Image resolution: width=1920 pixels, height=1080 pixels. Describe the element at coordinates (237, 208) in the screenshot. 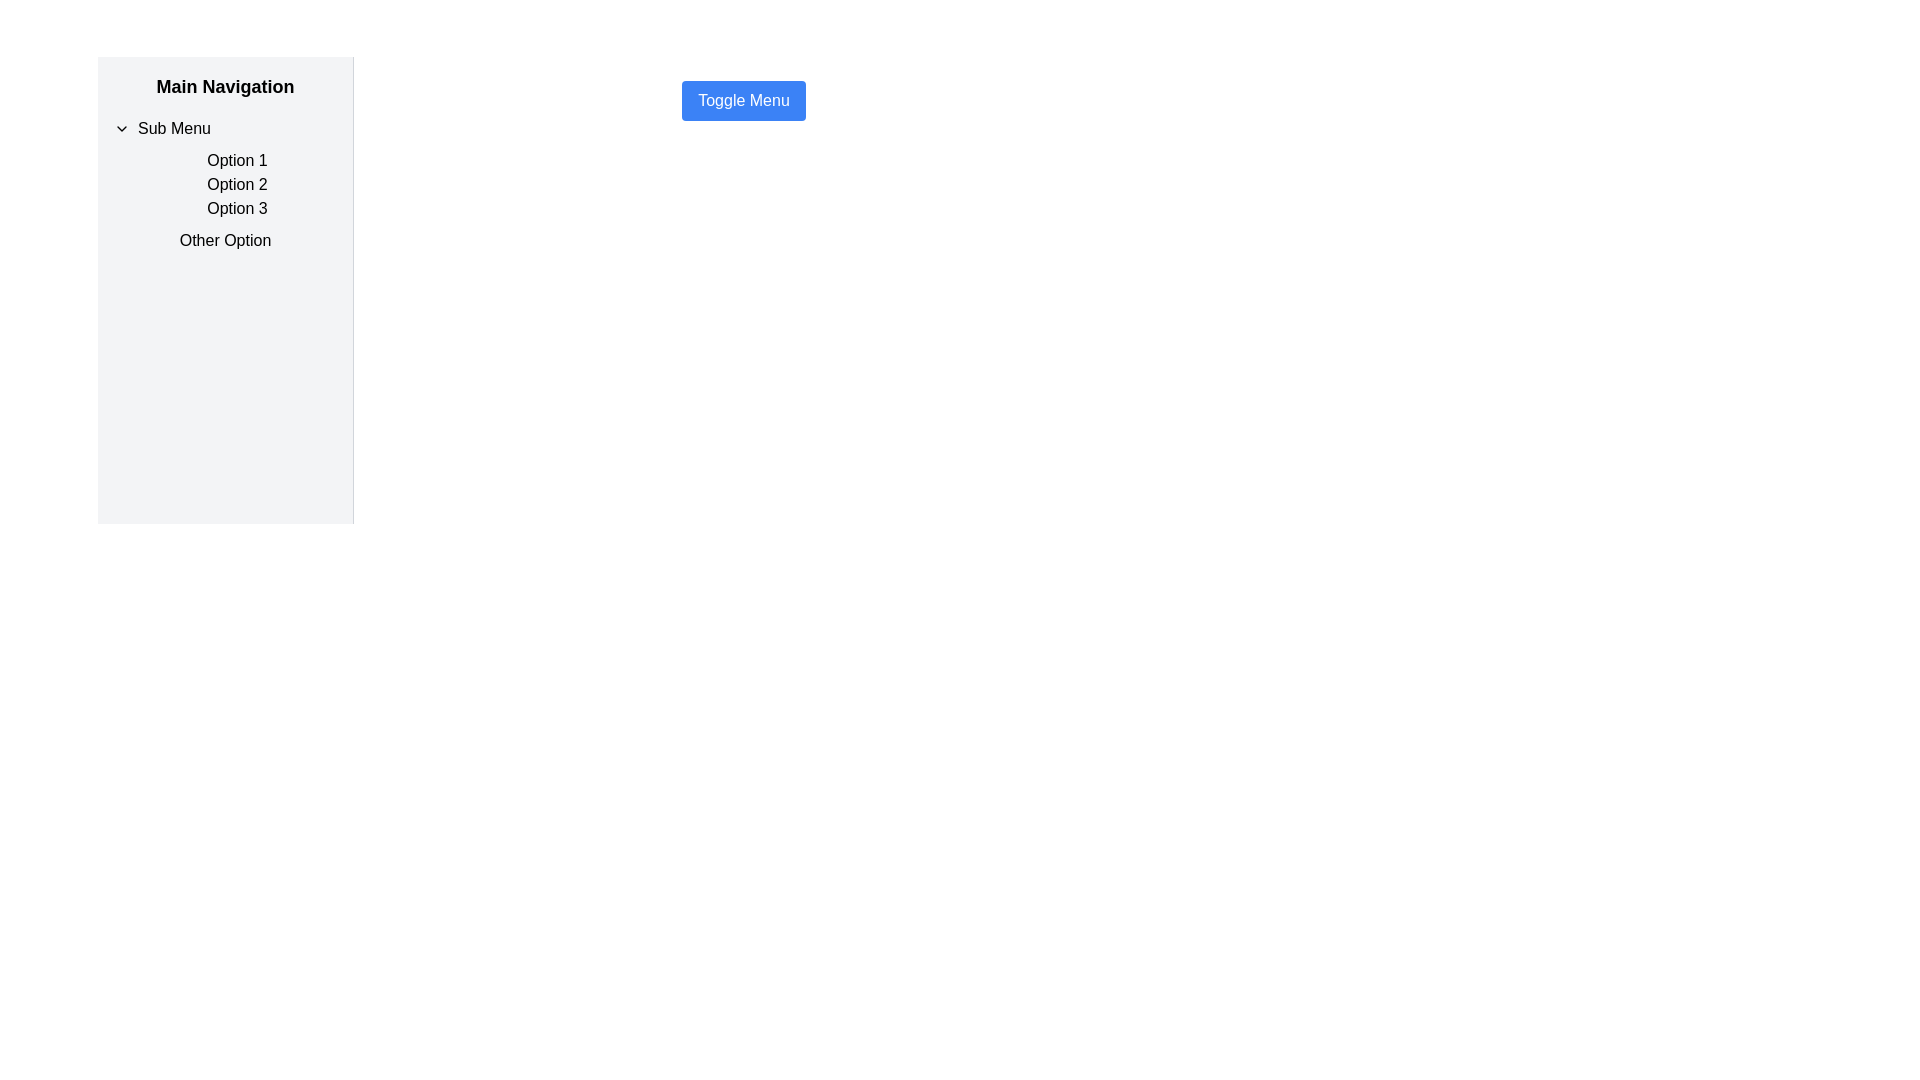

I see `the third item in the vertical list under the 'Sub Menu' section, which is a selectable option in the navigation menu` at that location.